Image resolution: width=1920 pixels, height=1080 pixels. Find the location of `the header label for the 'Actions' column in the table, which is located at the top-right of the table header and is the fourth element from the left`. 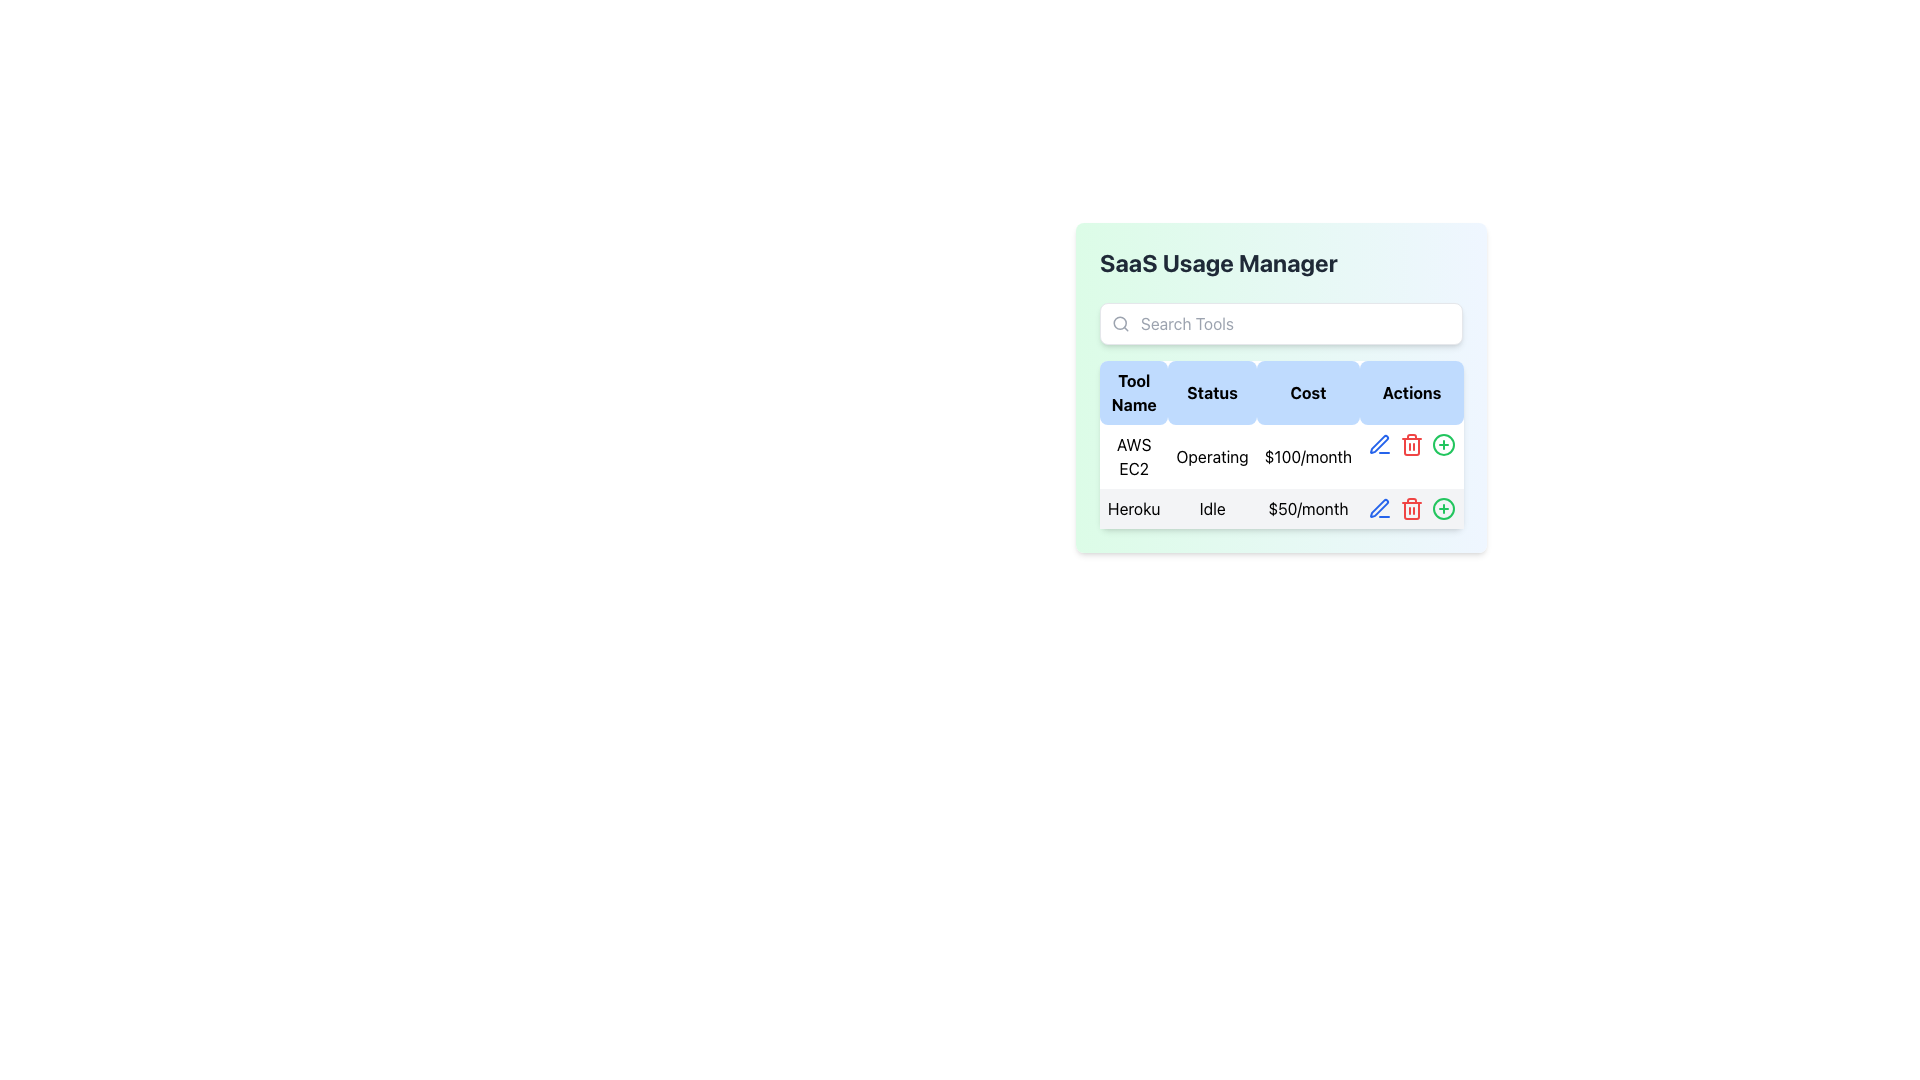

the header label for the 'Actions' column in the table, which is located at the top-right of the table header and is the fourth element from the left is located at coordinates (1410, 393).